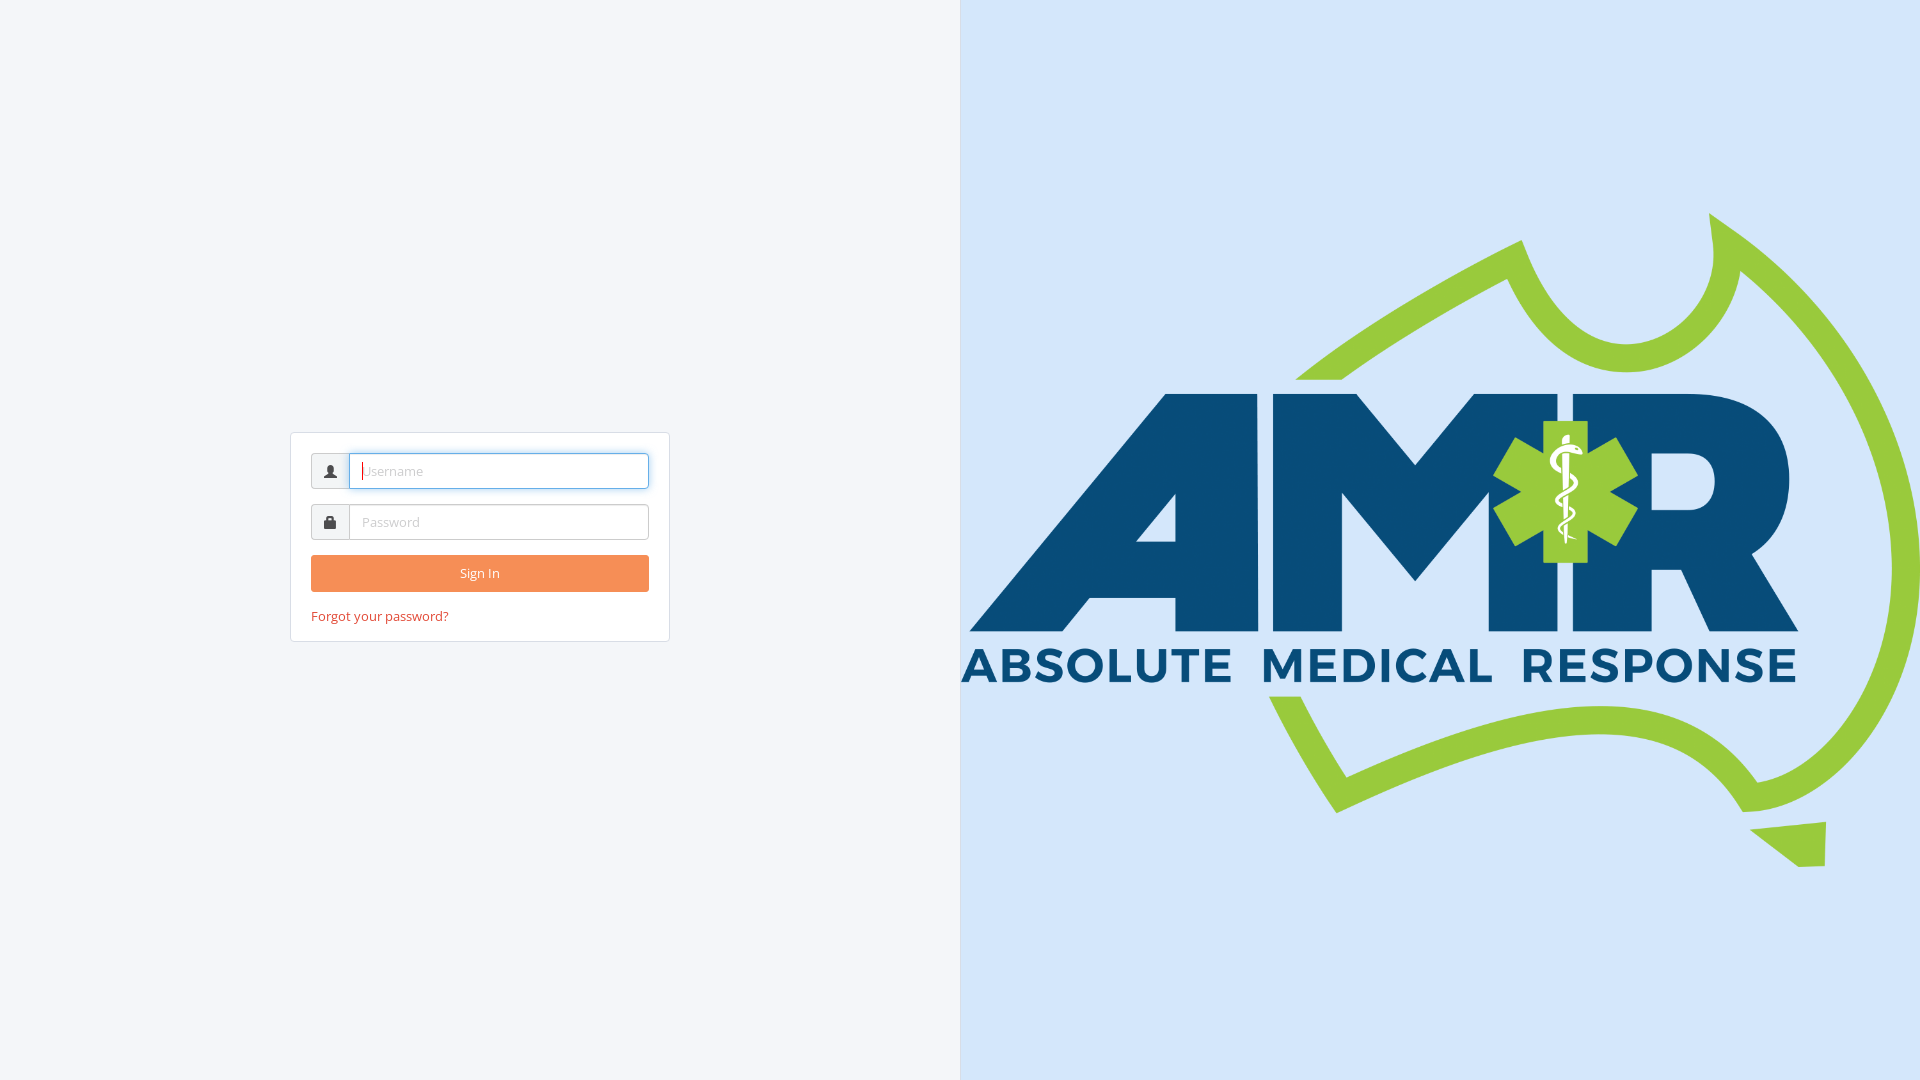 This screenshot has height=1080, width=1920. I want to click on 'Sign In', so click(480, 573).